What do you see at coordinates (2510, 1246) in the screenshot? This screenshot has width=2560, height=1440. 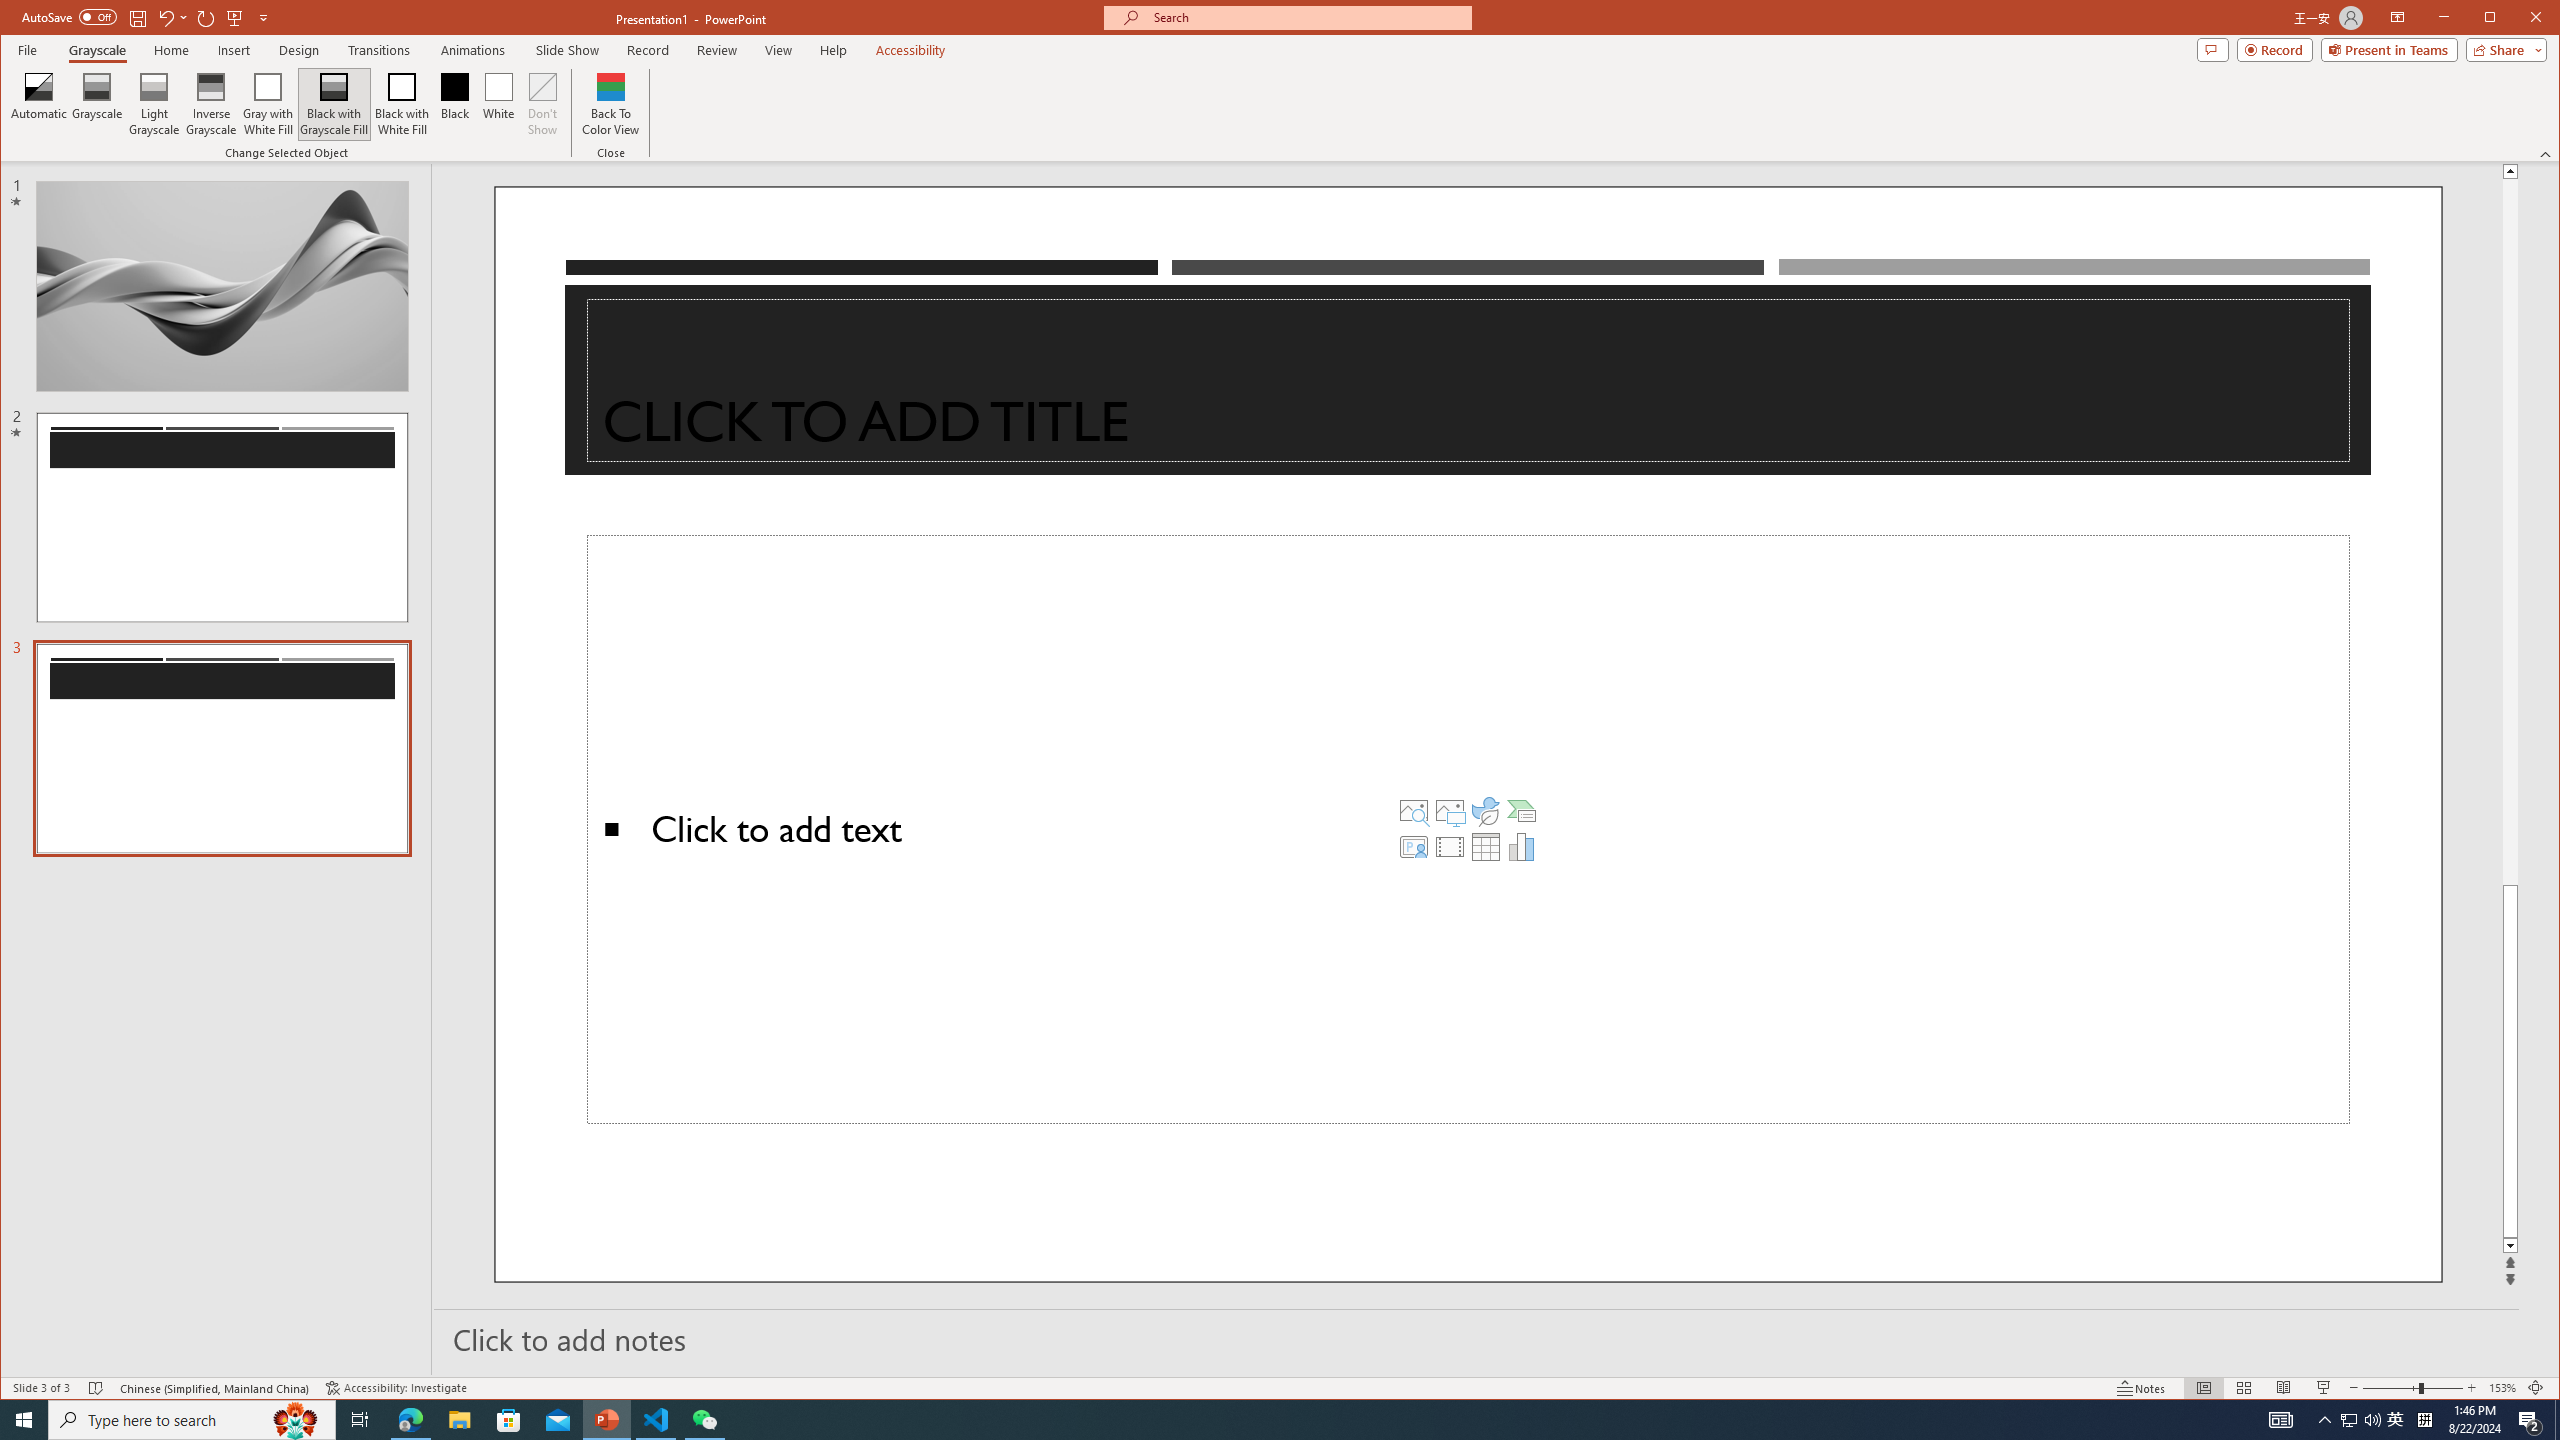 I see `'Line down'` at bounding box center [2510, 1246].